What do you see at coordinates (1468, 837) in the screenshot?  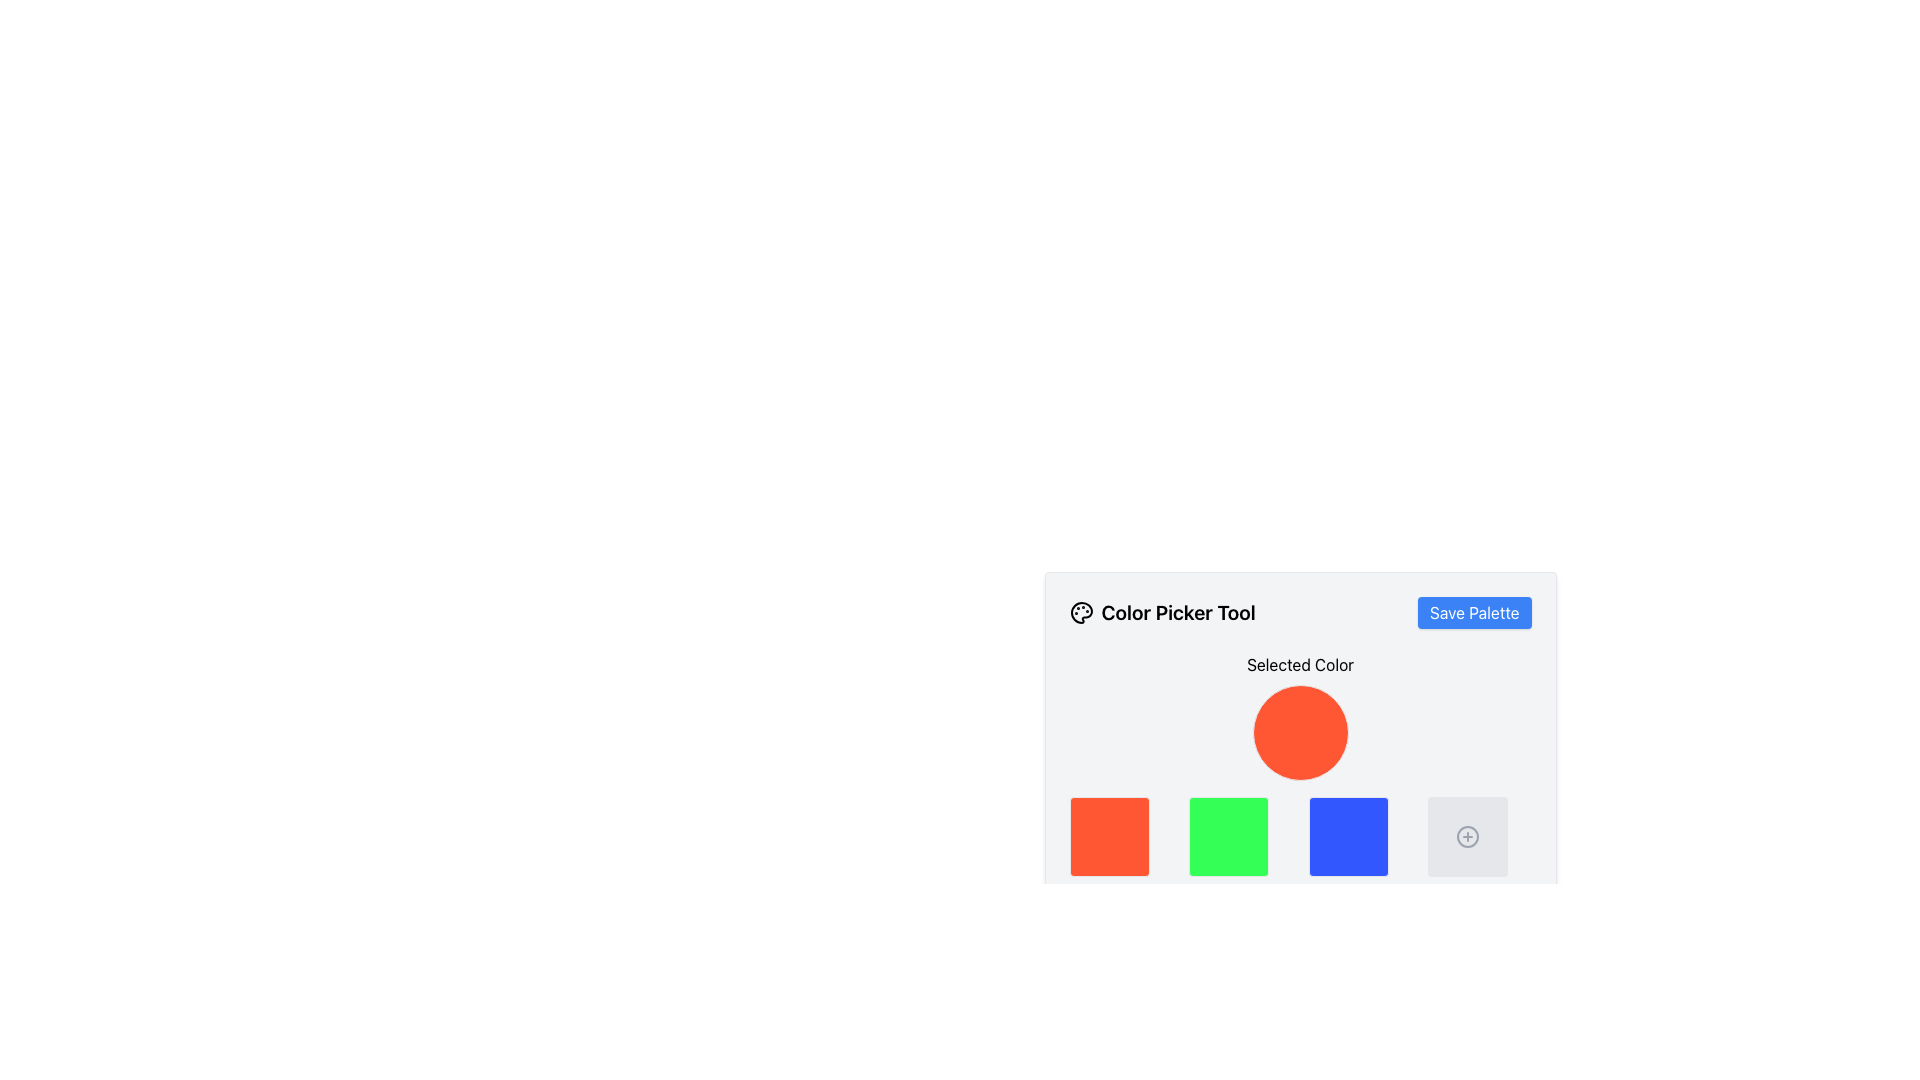 I see `the gray circular button located in the bottom-right corner of the color-picker interface` at bounding box center [1468, 837].